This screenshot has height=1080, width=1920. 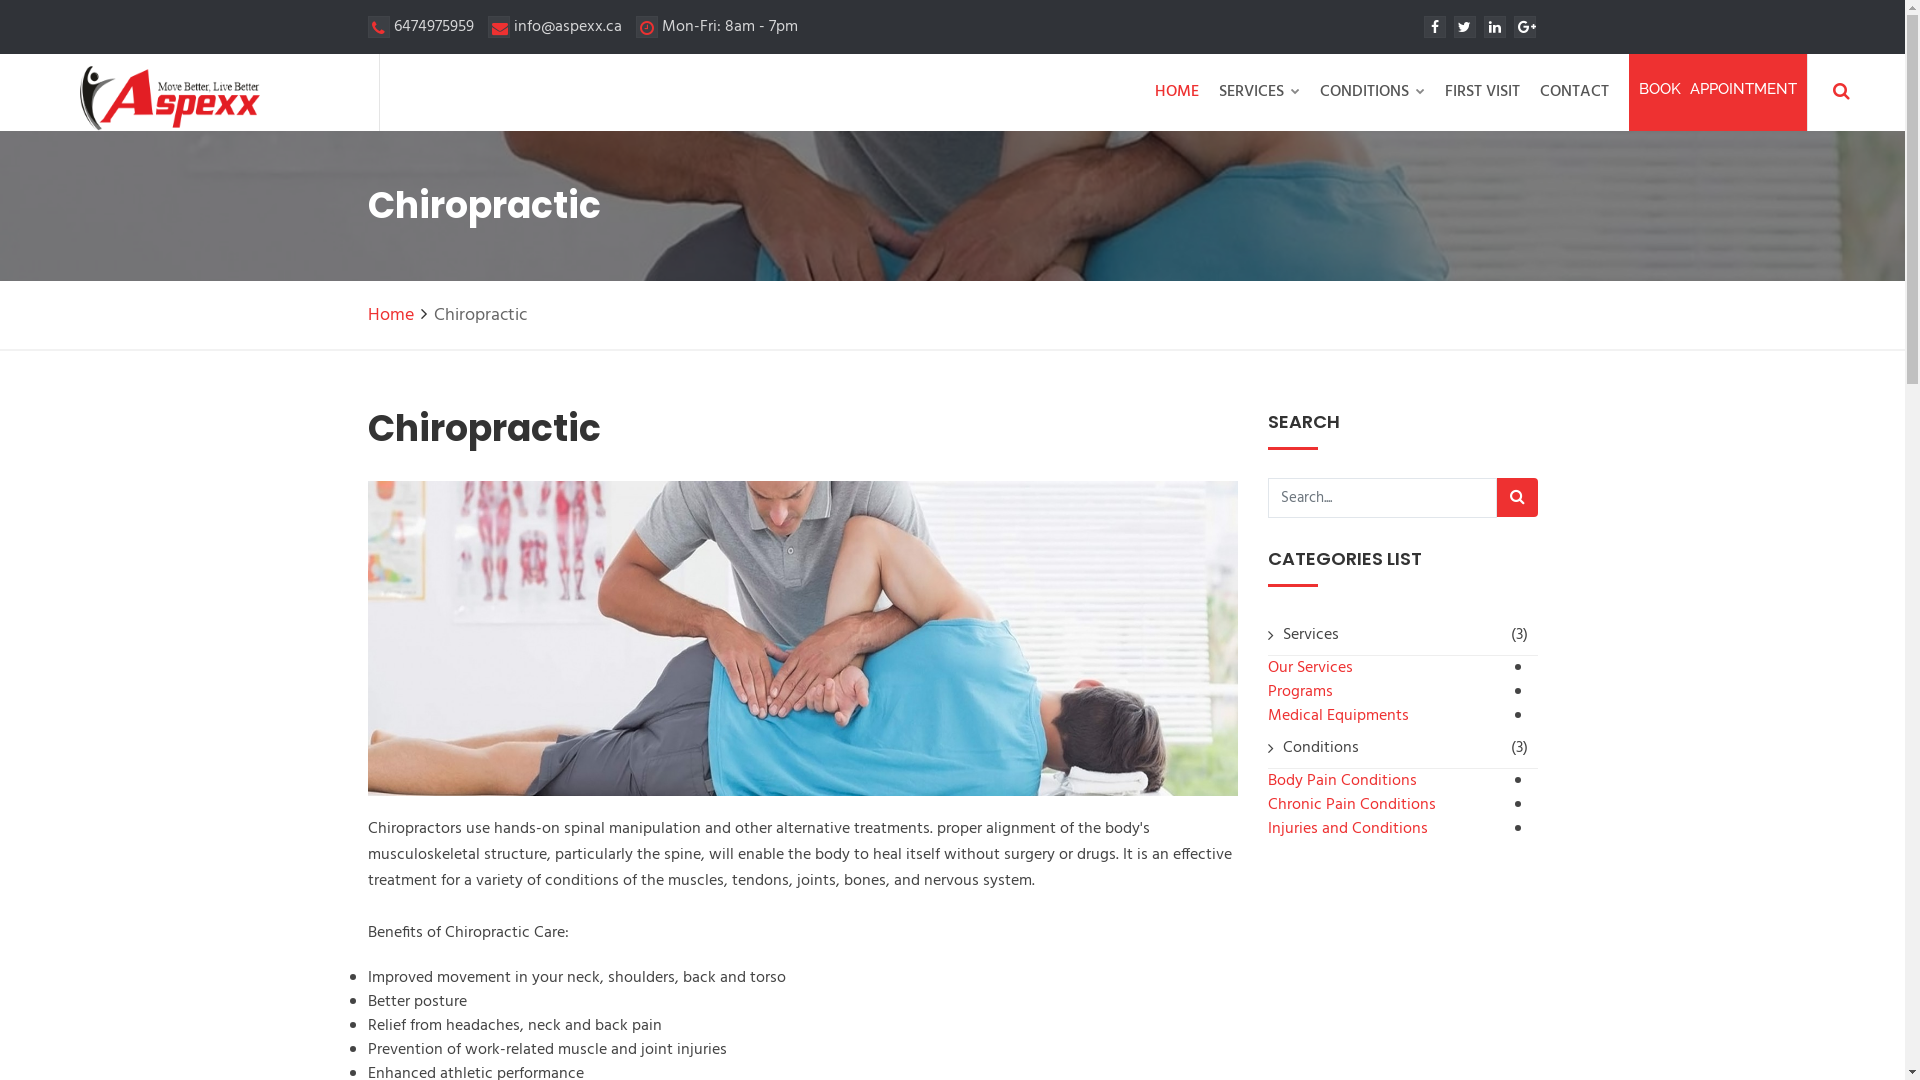 I want to click on 'Mon-Fri: 8am - 7pm', so click(x=716, y=27).